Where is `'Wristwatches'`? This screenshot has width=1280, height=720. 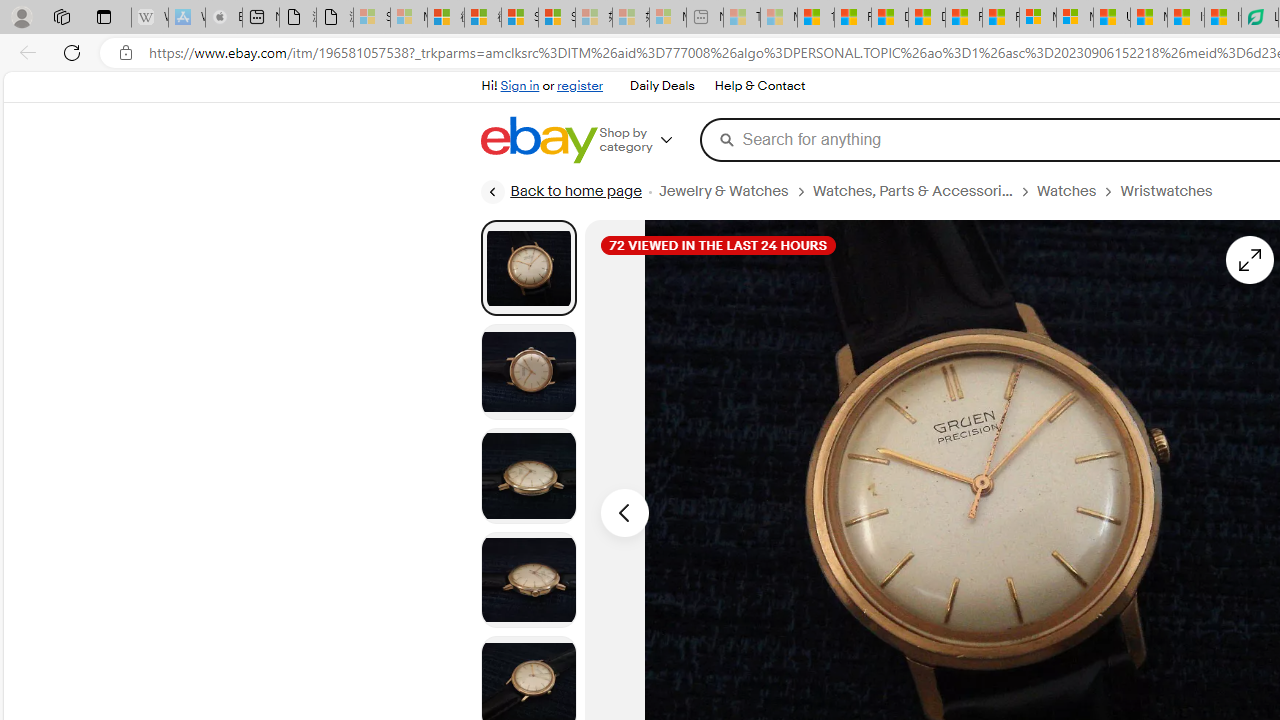
'Wristwatches' is located at coordinates (1166, 191).